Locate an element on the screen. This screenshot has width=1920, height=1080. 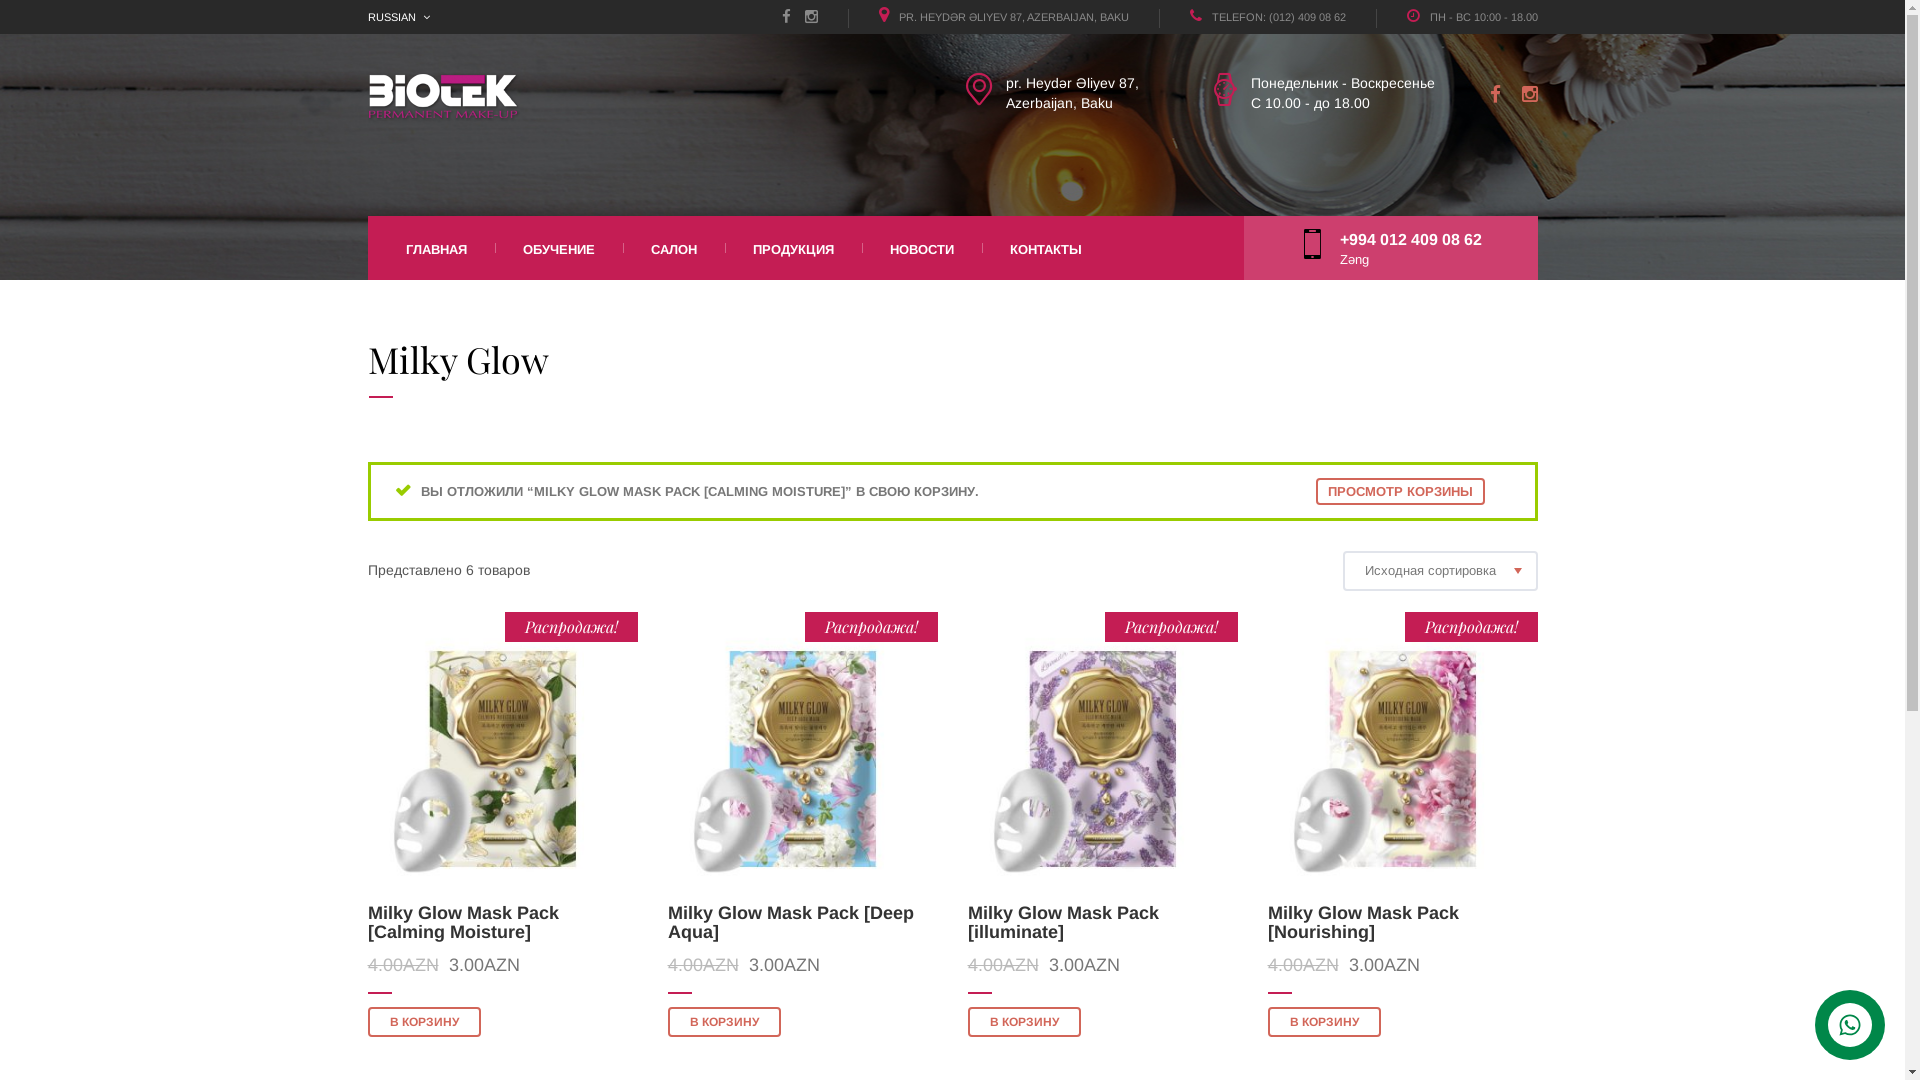
'Milky Glow Mask Pack [Nourishing]' is located at coordinates (1362, 922).